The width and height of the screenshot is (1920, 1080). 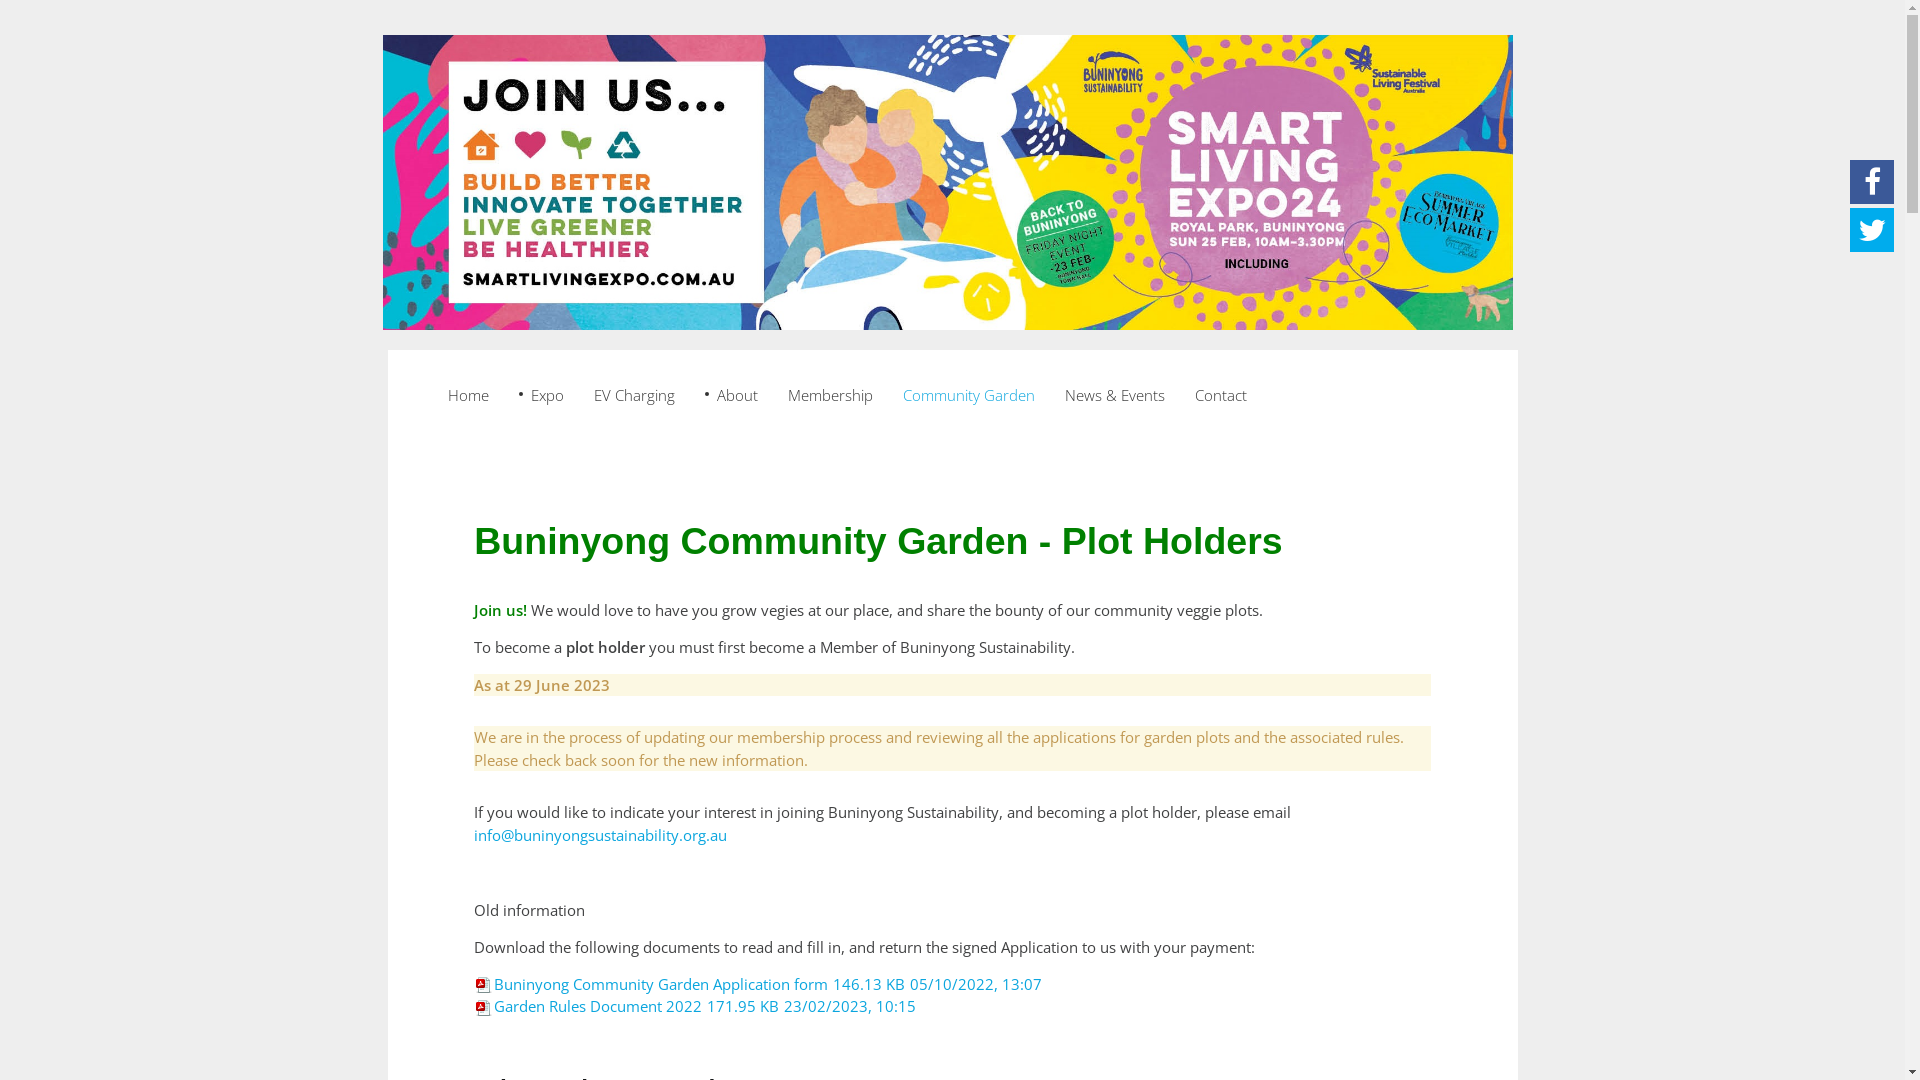 What do you see at coordinates (695, 1006) in the screenshot?
I see `'Garden Rules Document 2022171.95 KB23/02/2023, 10:15'` at bounding box center [695, 1006].